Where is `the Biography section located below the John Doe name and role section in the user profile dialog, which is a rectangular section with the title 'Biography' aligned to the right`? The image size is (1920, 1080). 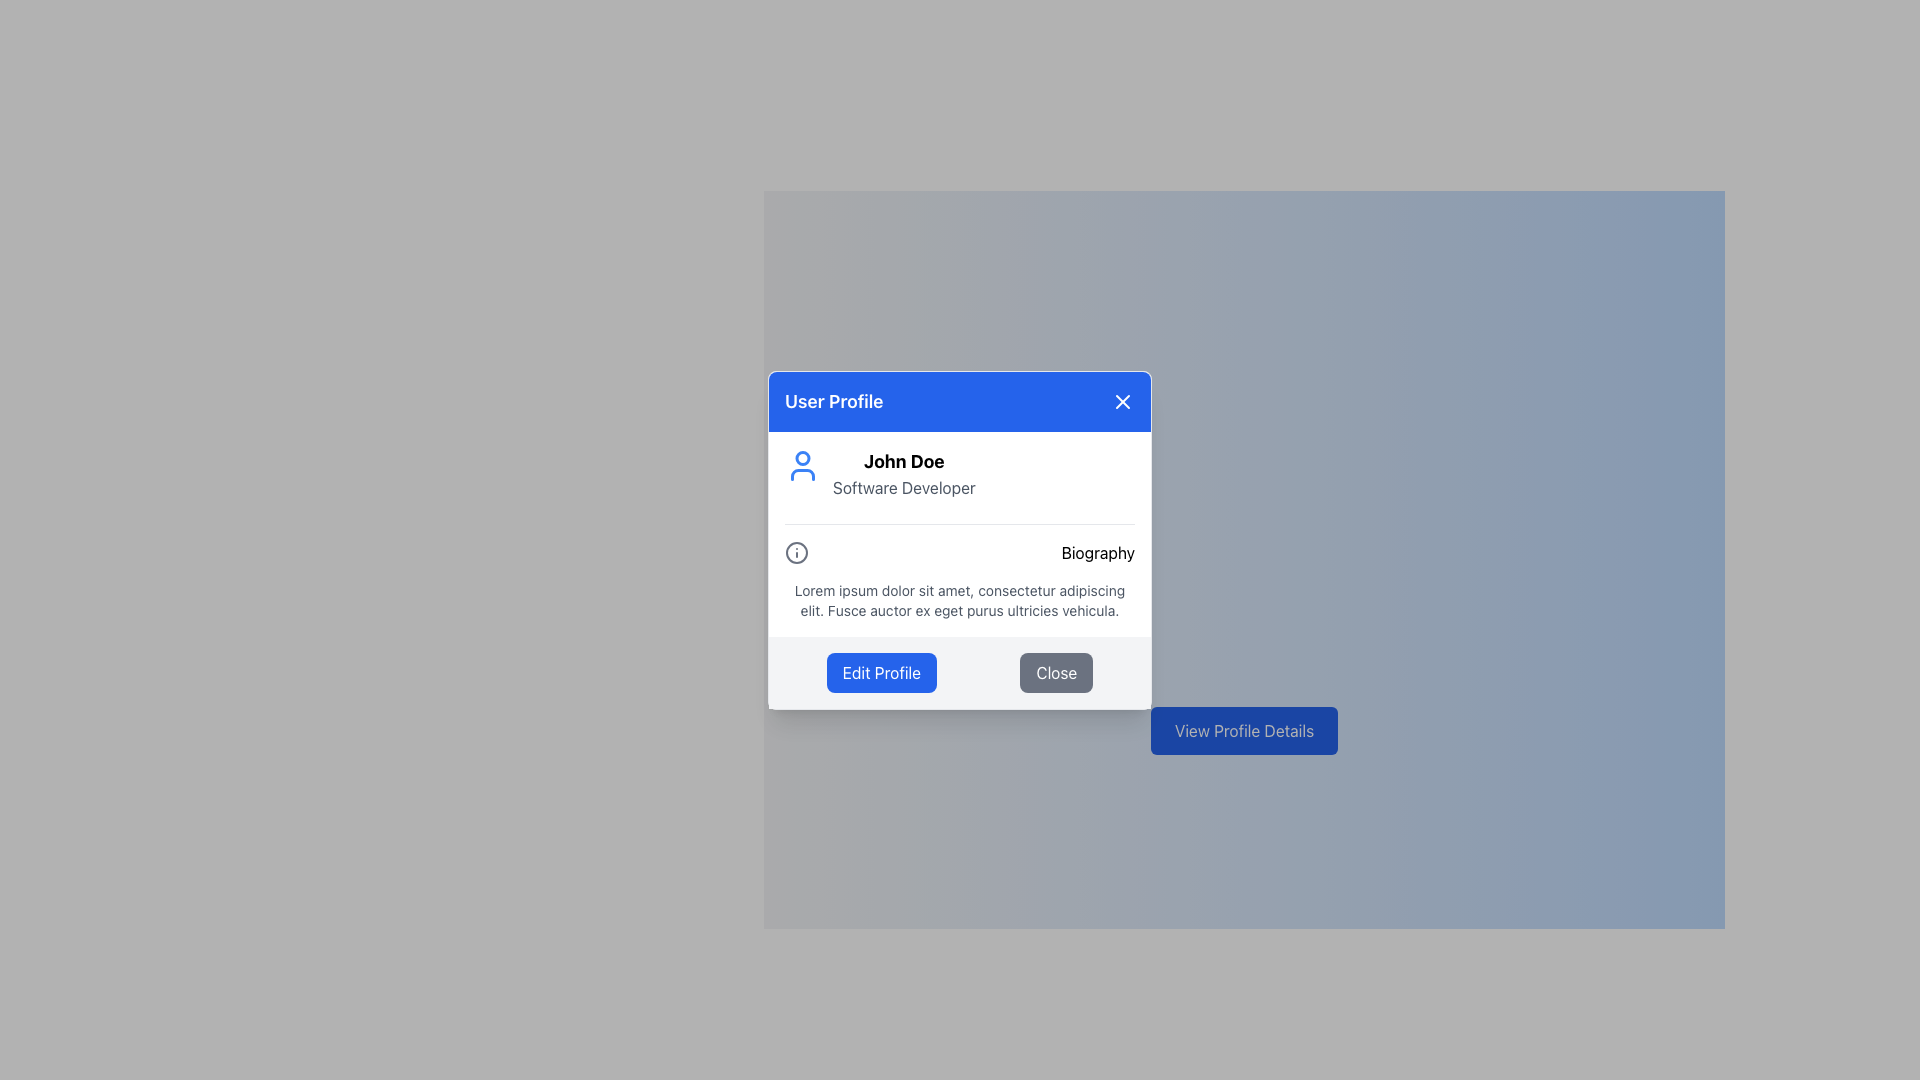 the Biography section located below the John Doe name and role section in the user profile dialog, which is a rectangular section with the title 'Biography' aligned to the right is located at coordinates (960, 571).